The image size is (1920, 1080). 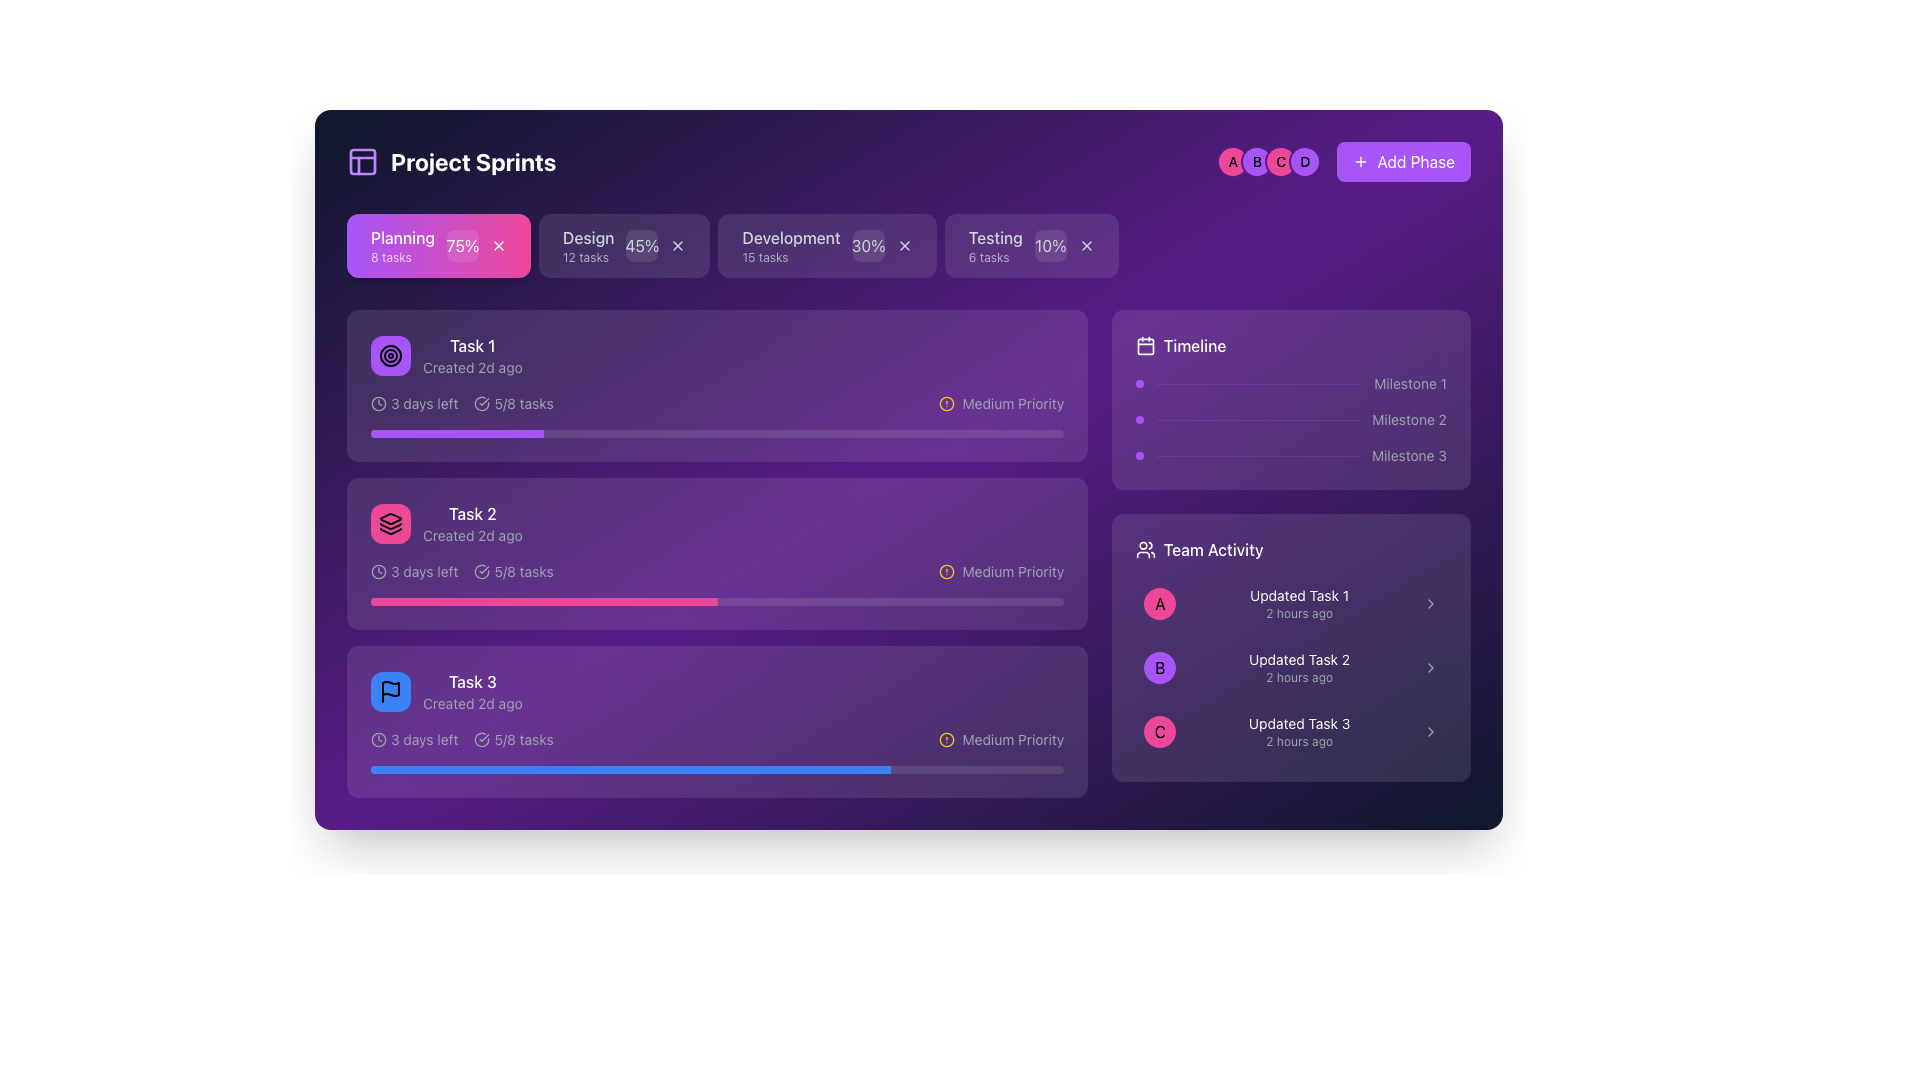 I want to click on the circular badge with a pink background and a centered capital letter 'A' in bold black font, located in the left-most part of the team activity section, aligned vertically with 'Updated Task 1, 2 hours ago', so click(x=1160, y=603).